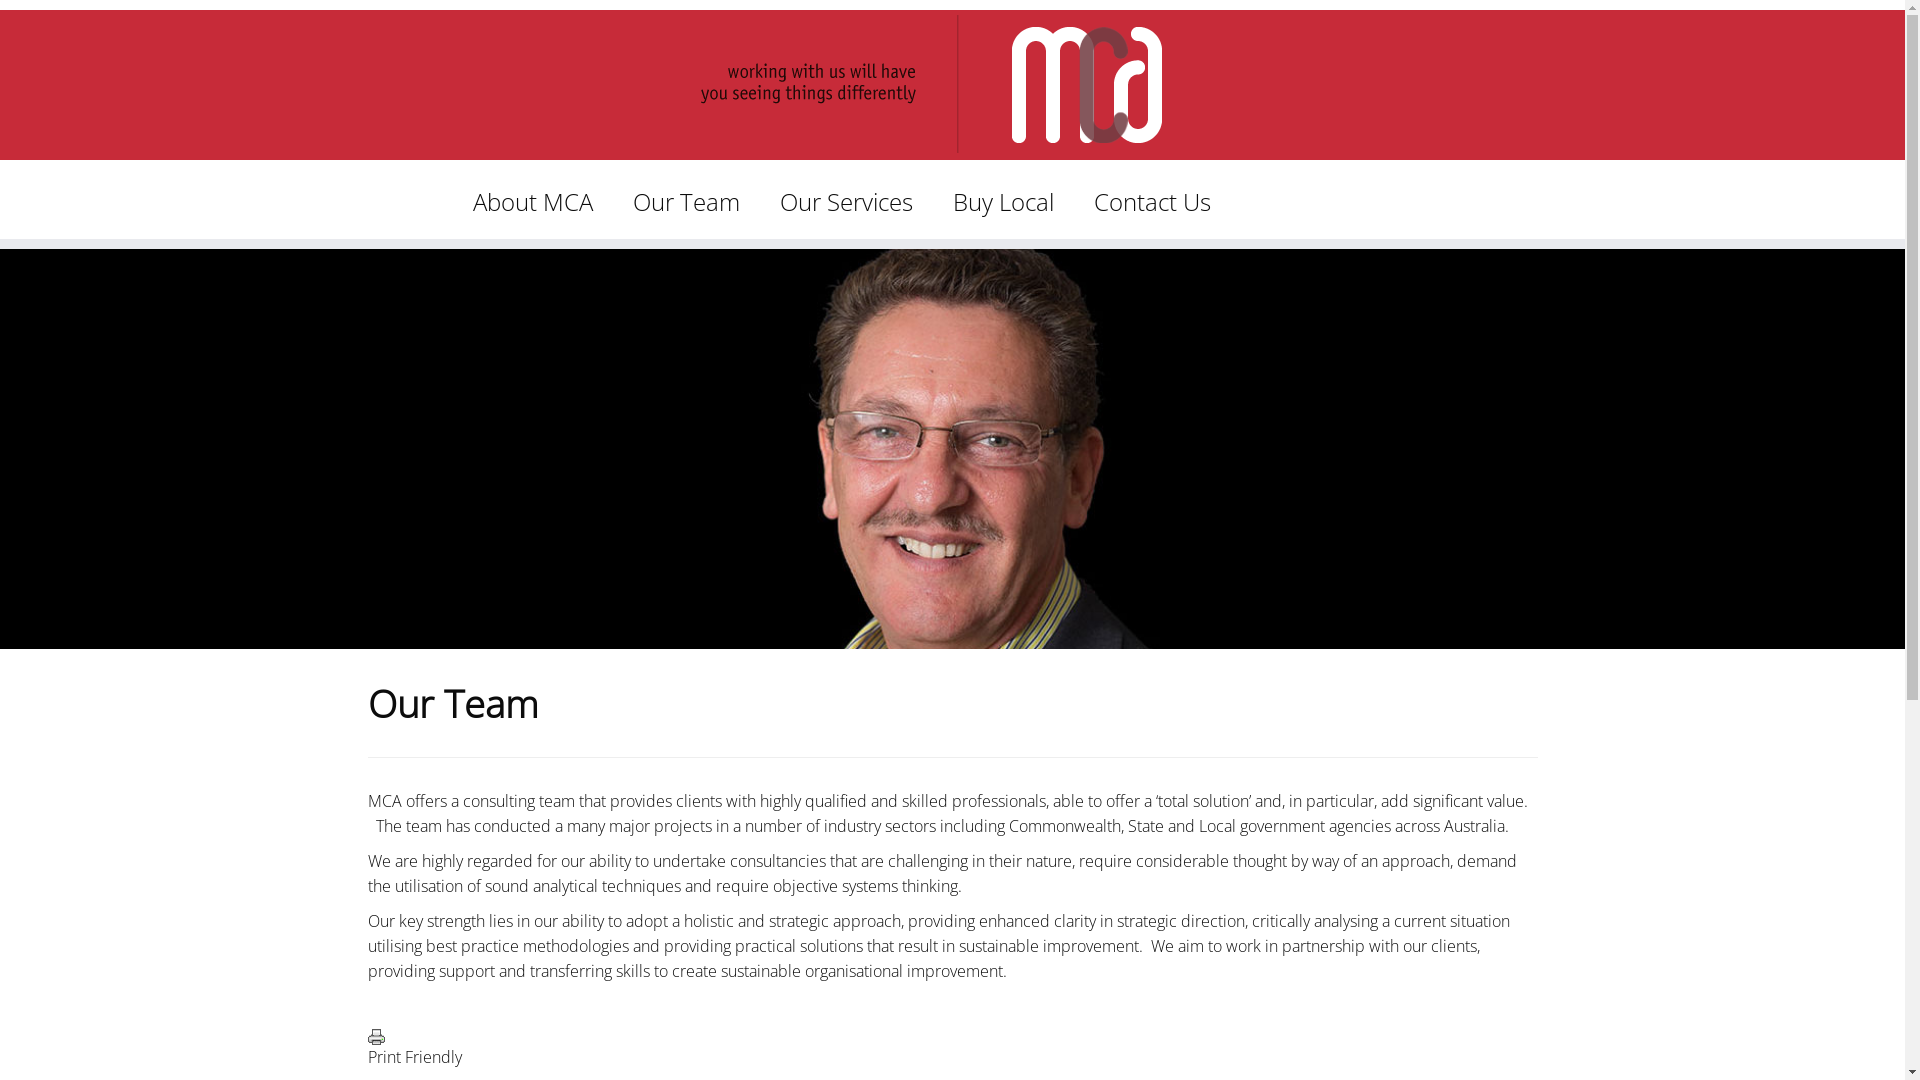  I want to click on 'Contact Us', so click(1152, 201).